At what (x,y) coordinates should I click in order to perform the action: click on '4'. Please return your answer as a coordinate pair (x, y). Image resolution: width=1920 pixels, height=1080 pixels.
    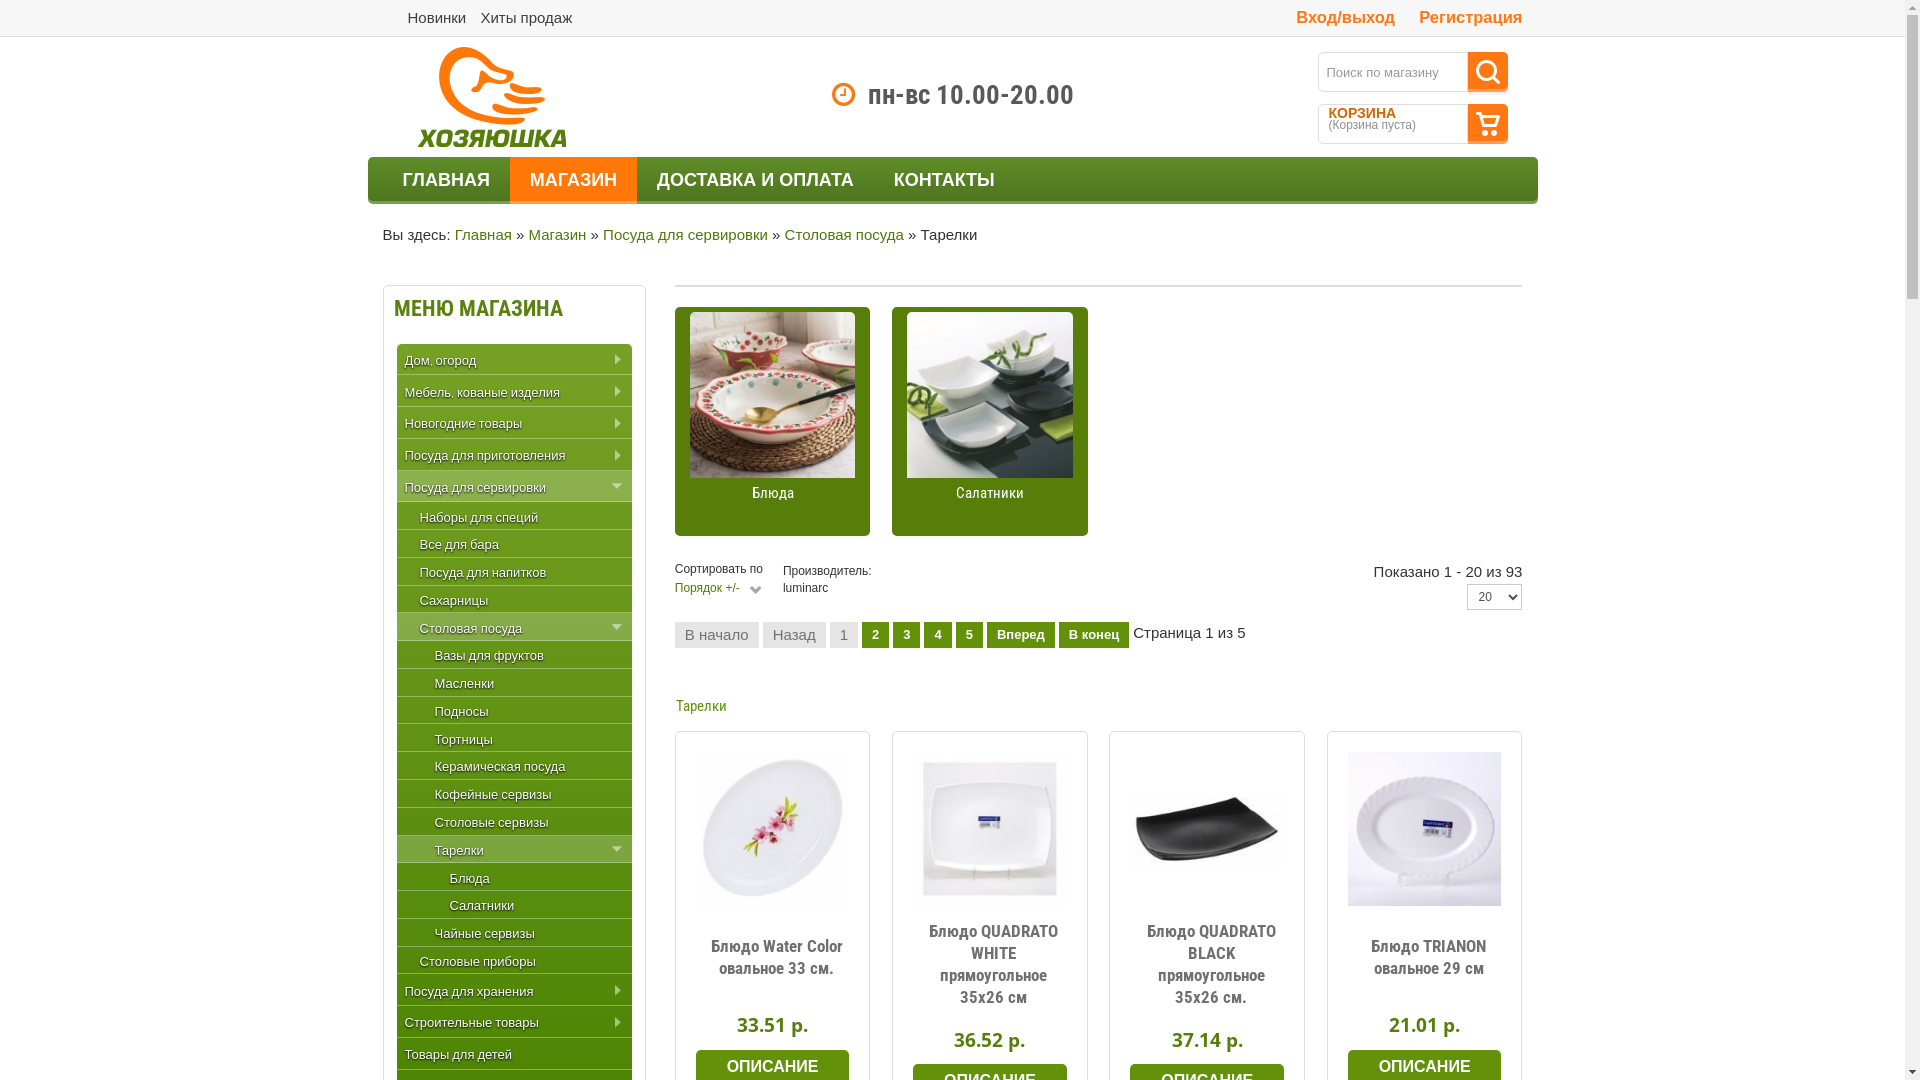
    Looking at the image, I should click on (936, 635).